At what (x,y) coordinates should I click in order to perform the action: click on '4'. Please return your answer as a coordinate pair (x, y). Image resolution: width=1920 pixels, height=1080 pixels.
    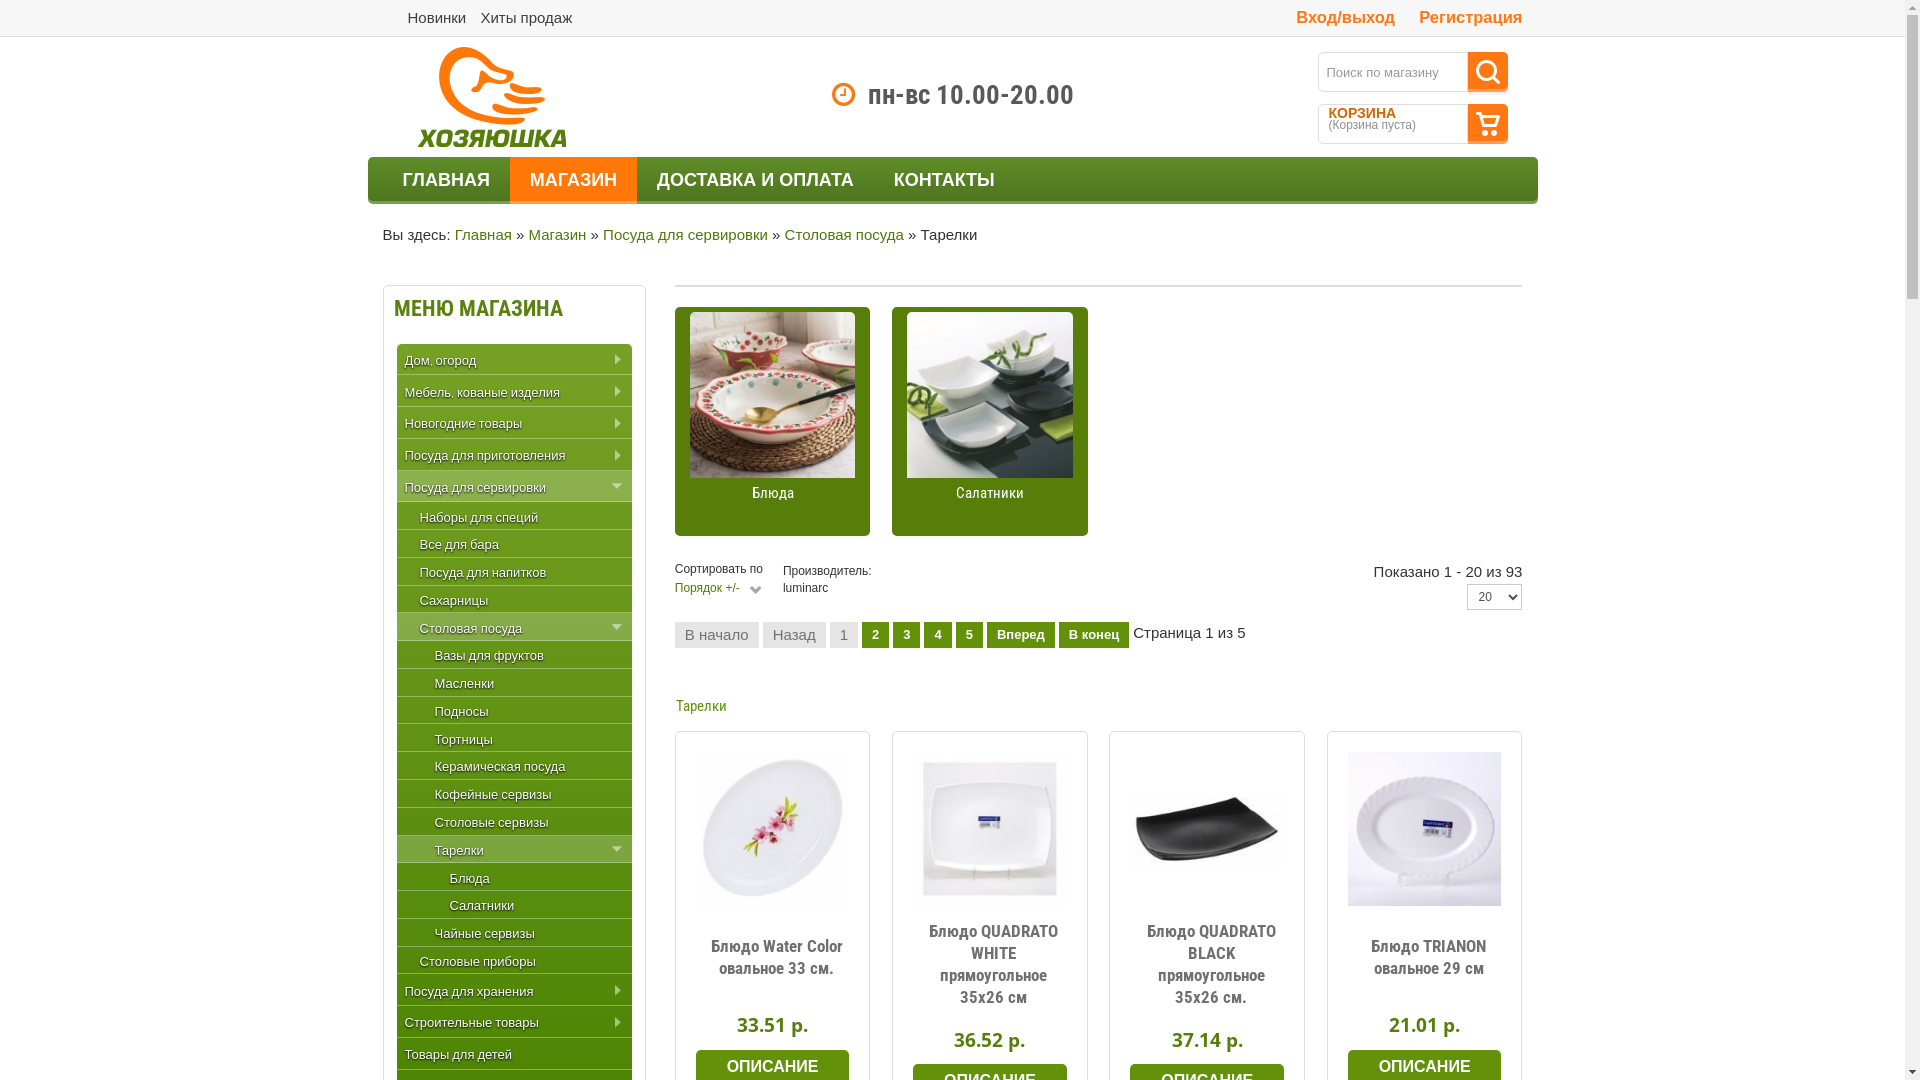
    Looking at the image, I should click on (936, 635).